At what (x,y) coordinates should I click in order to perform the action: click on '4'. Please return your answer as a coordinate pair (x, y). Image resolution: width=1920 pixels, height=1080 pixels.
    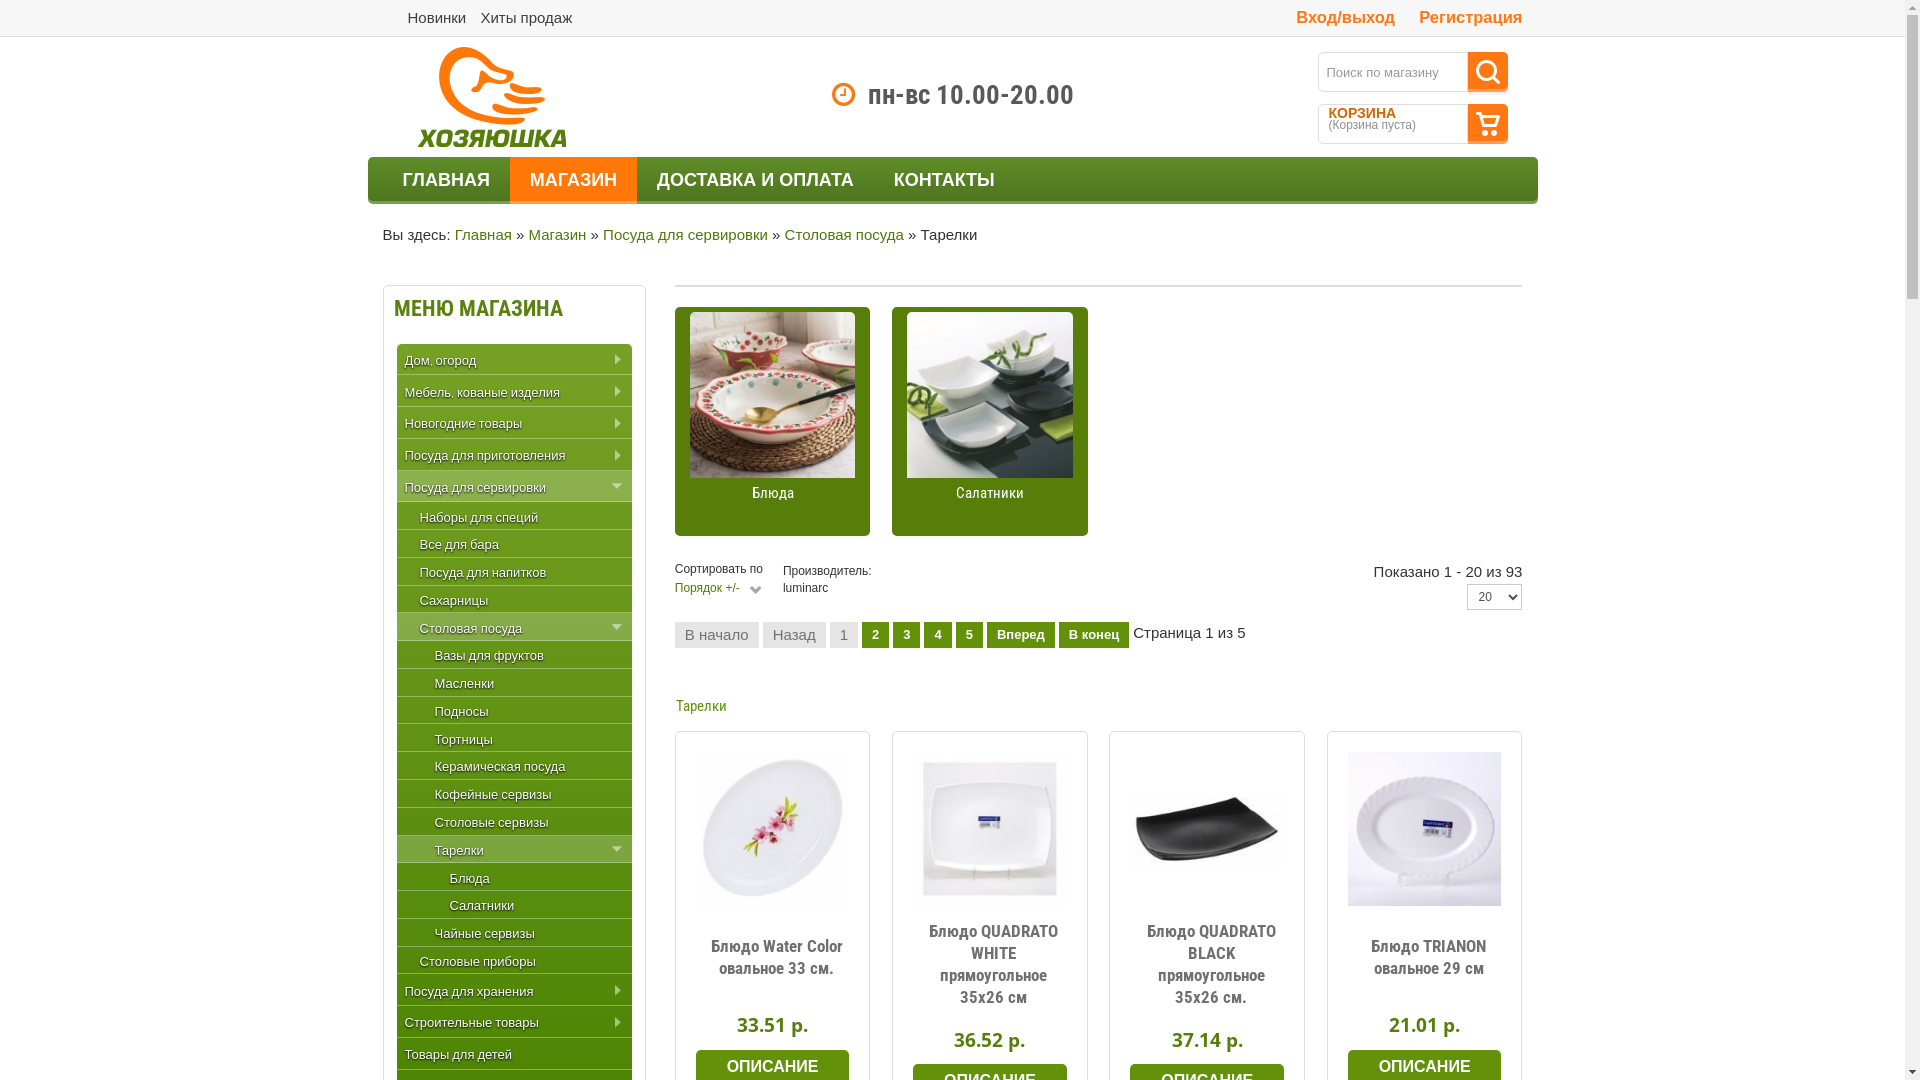
    Looking at the image, I should click on (936, 635).